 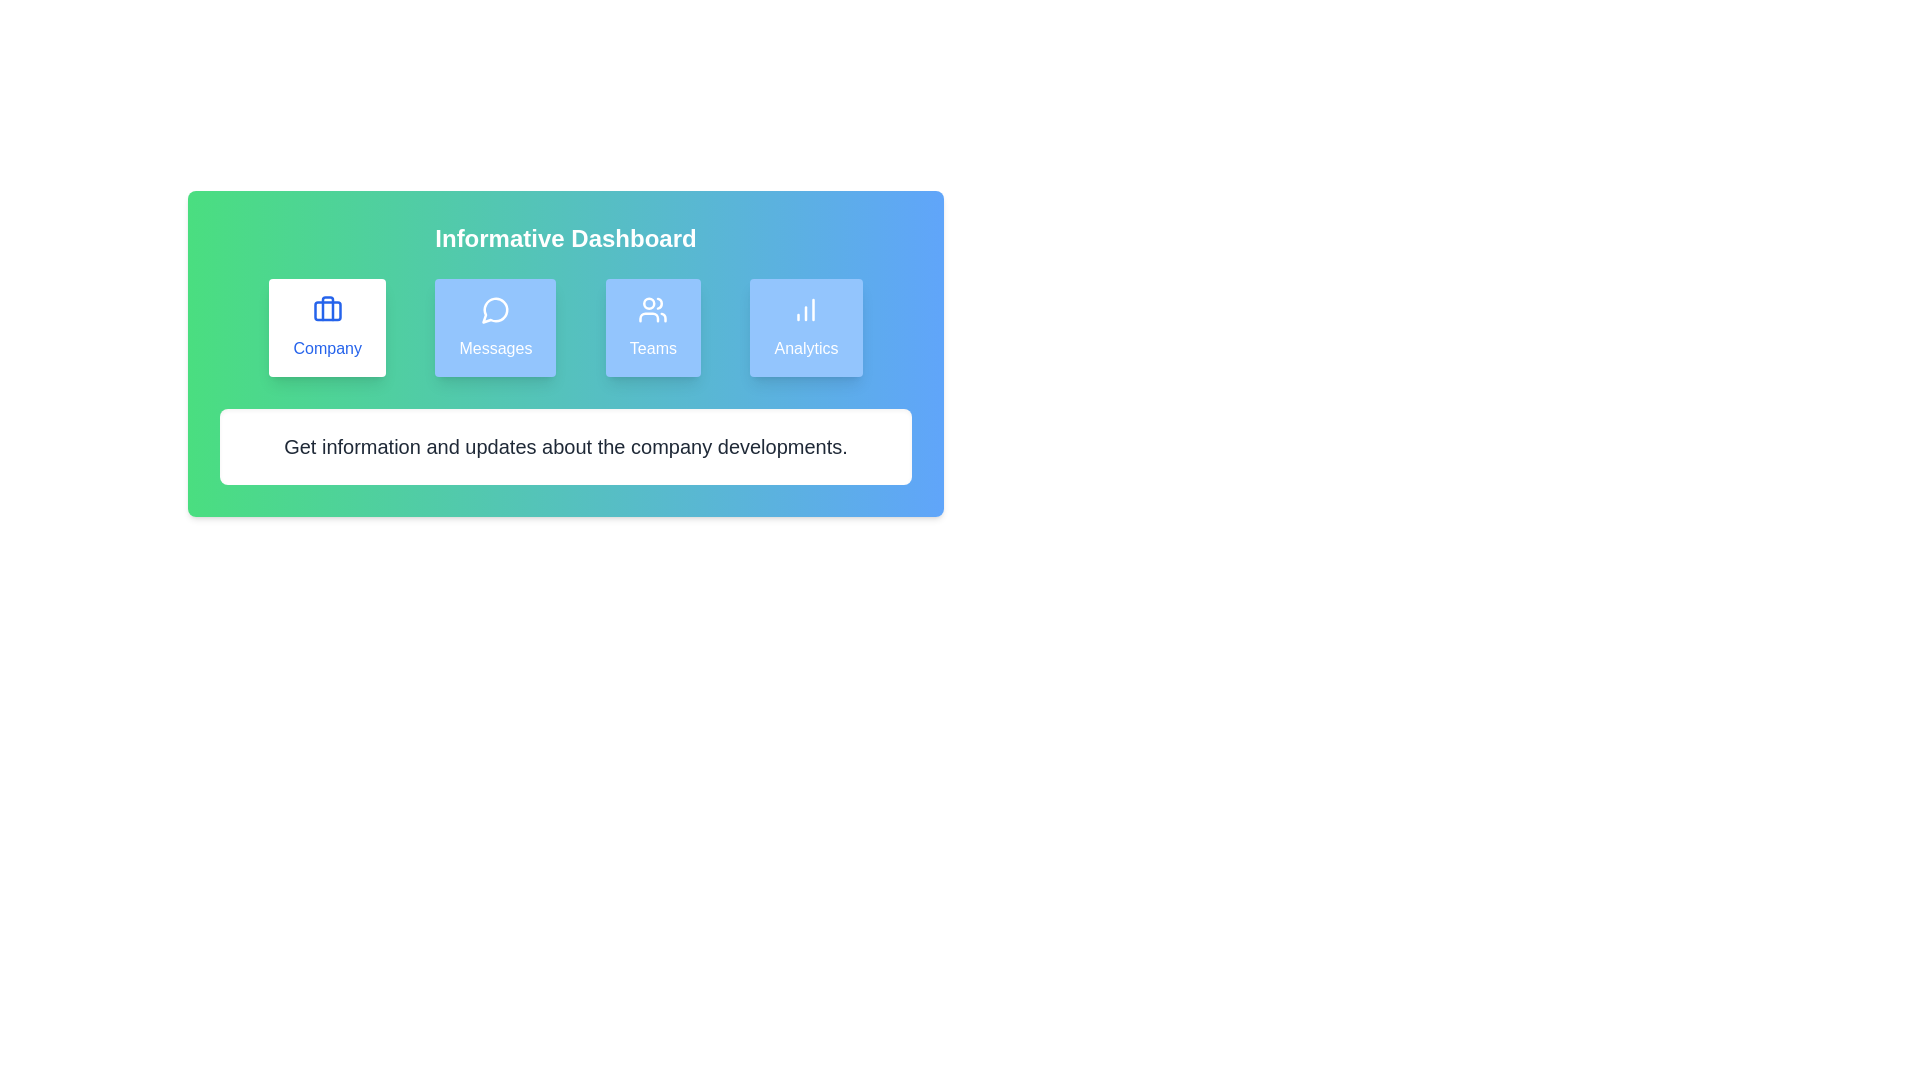 What do you see at coordinates (565, 238) in the screenshot?
I see `the header text 'Informative Dashboard' which is displayed in a bold, large font with a gradient background transitioning from green to blue, located at the top of the section with rounded corners` at bounding box center [565, 238].